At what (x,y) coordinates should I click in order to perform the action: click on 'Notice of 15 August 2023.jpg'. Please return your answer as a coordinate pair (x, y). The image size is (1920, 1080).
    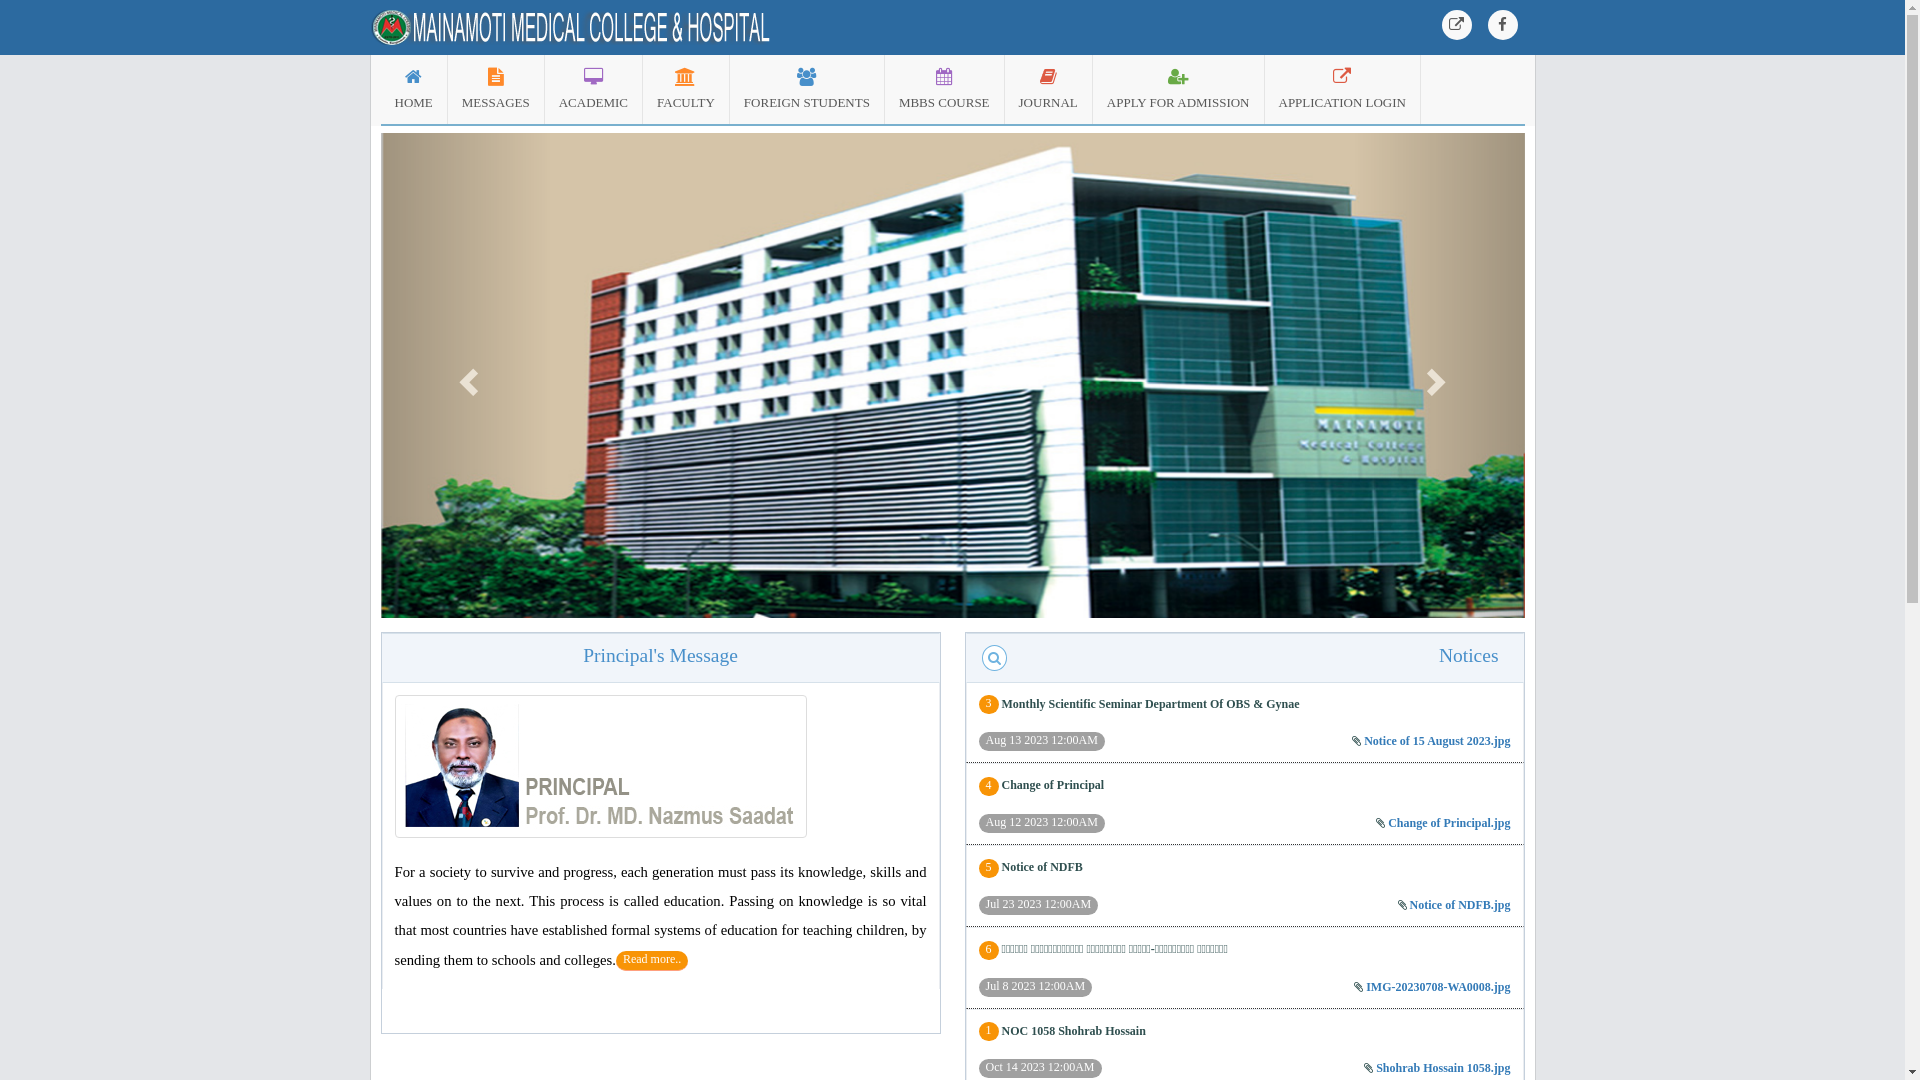
    Looking at the image, I should click on (1435, 740).